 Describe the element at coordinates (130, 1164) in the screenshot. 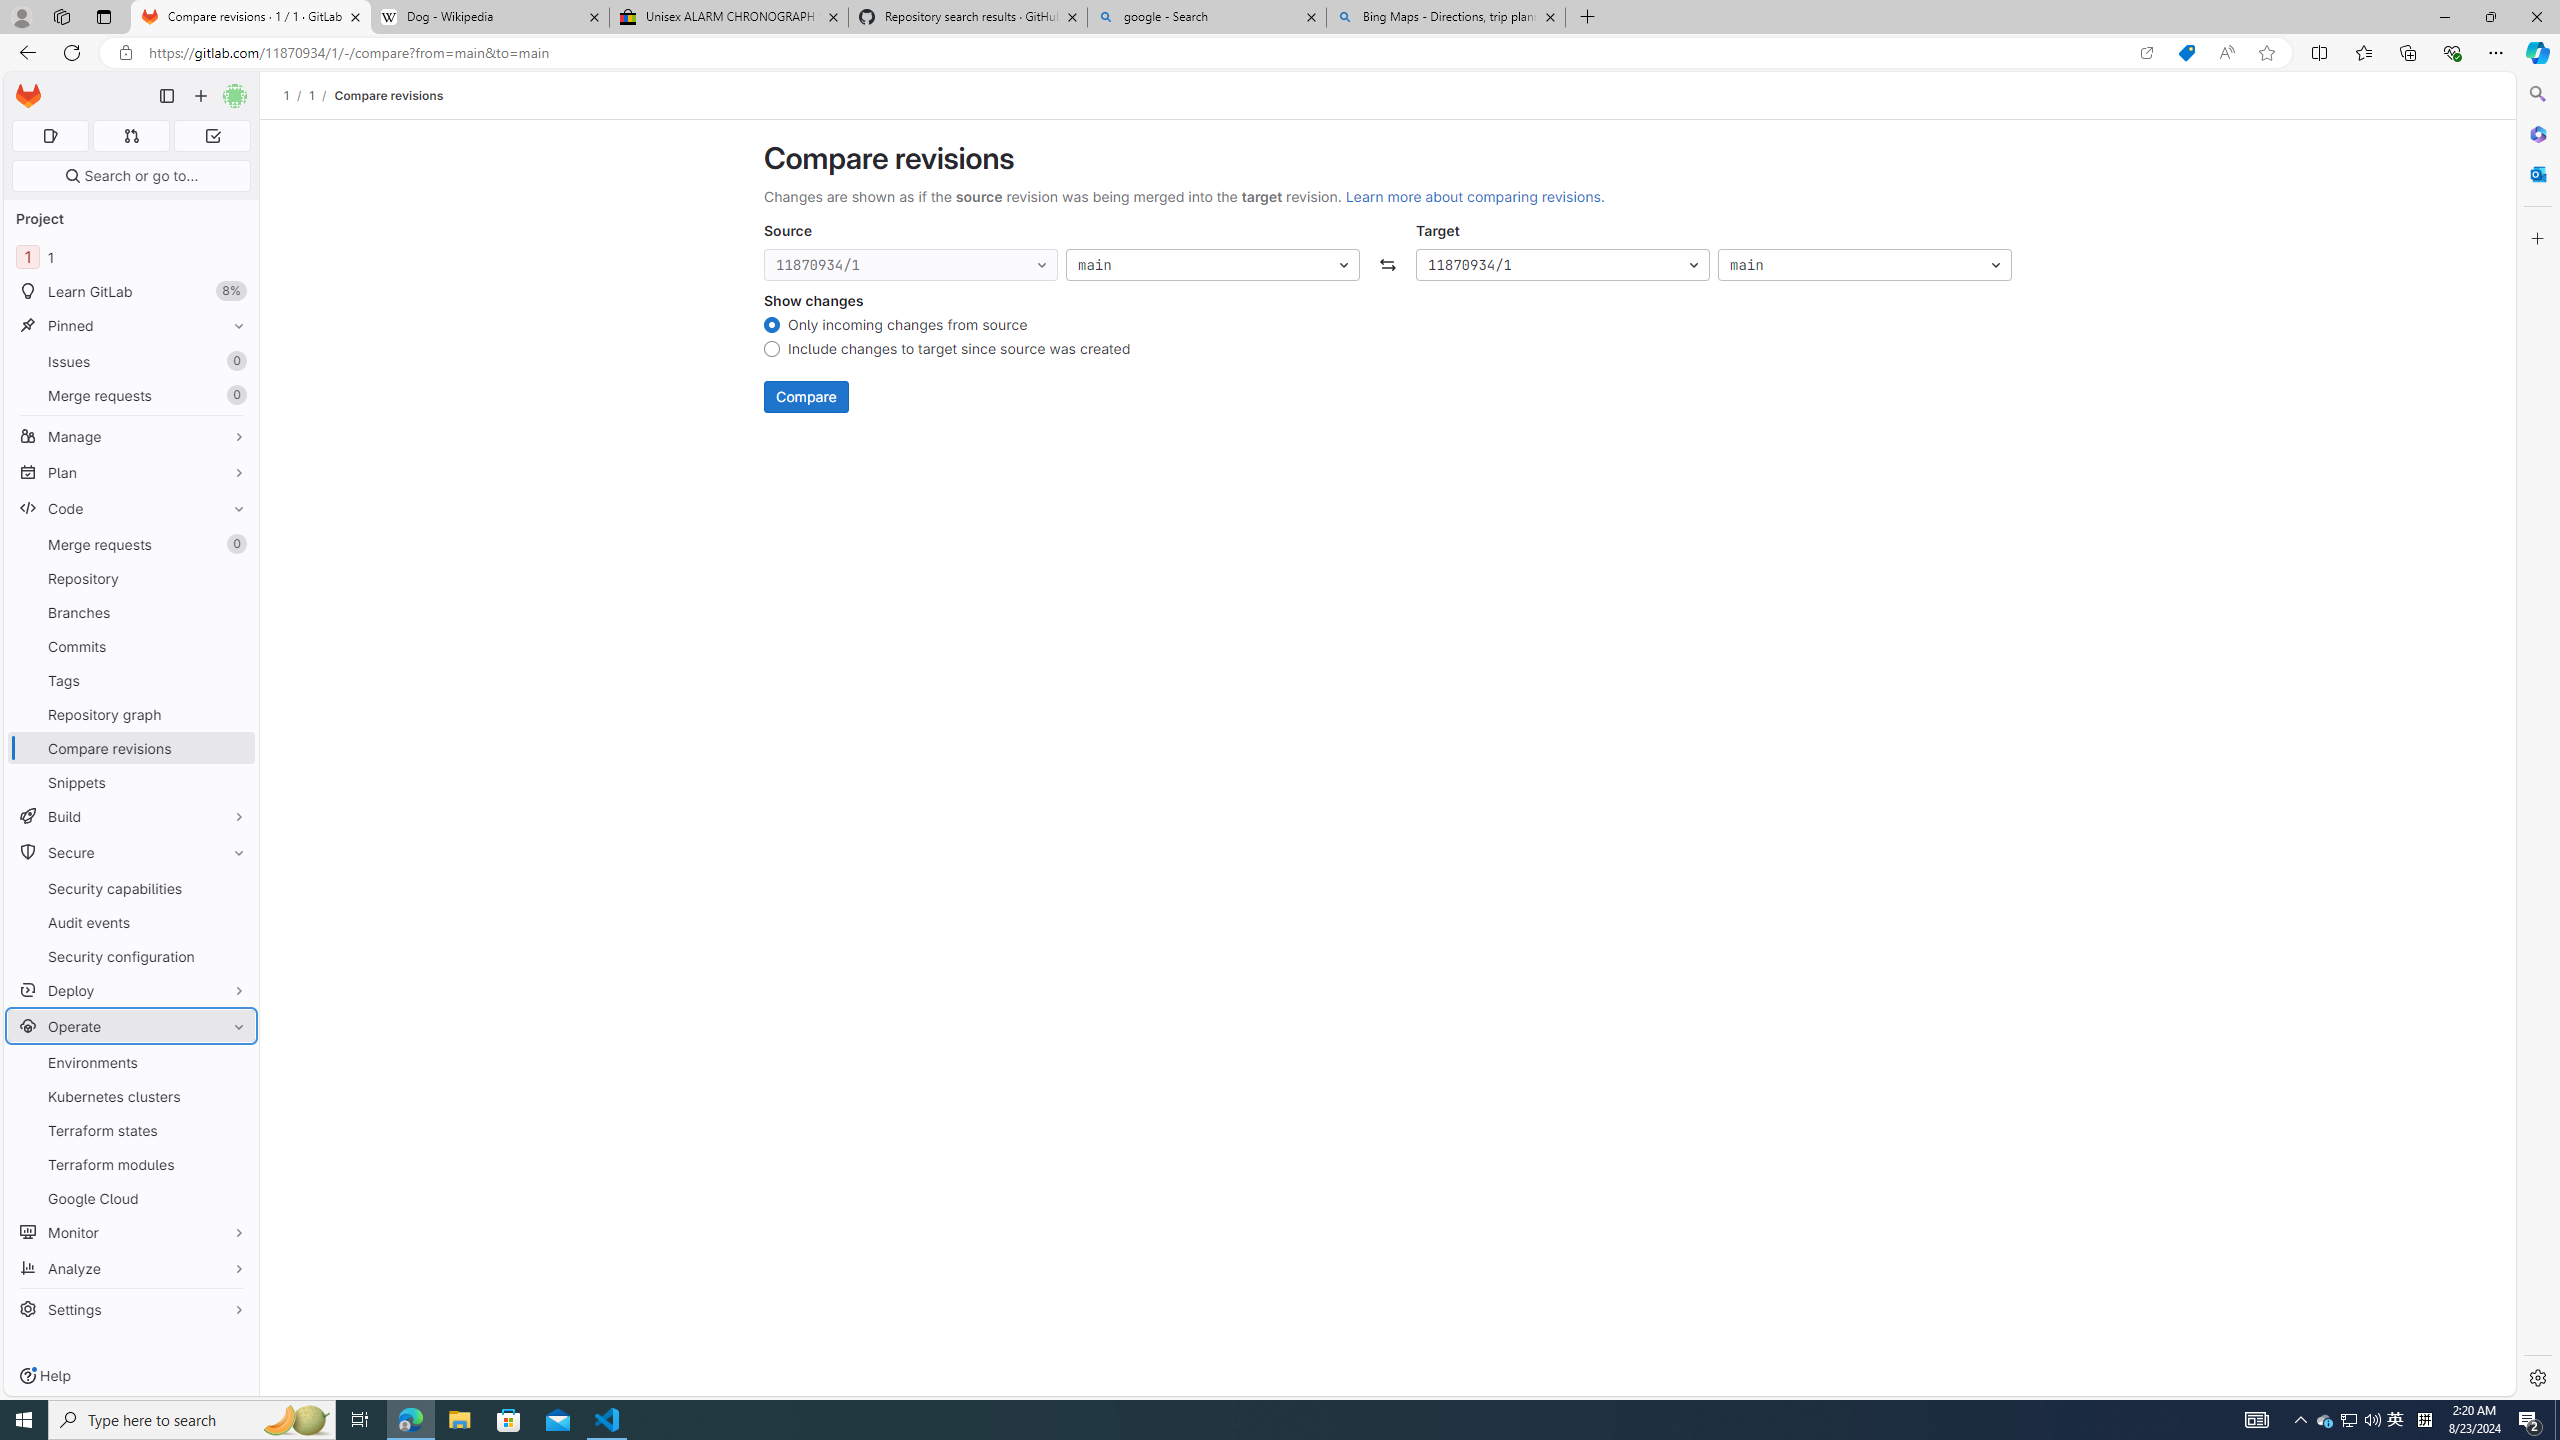

I see `'Terraform modules'` at that location.